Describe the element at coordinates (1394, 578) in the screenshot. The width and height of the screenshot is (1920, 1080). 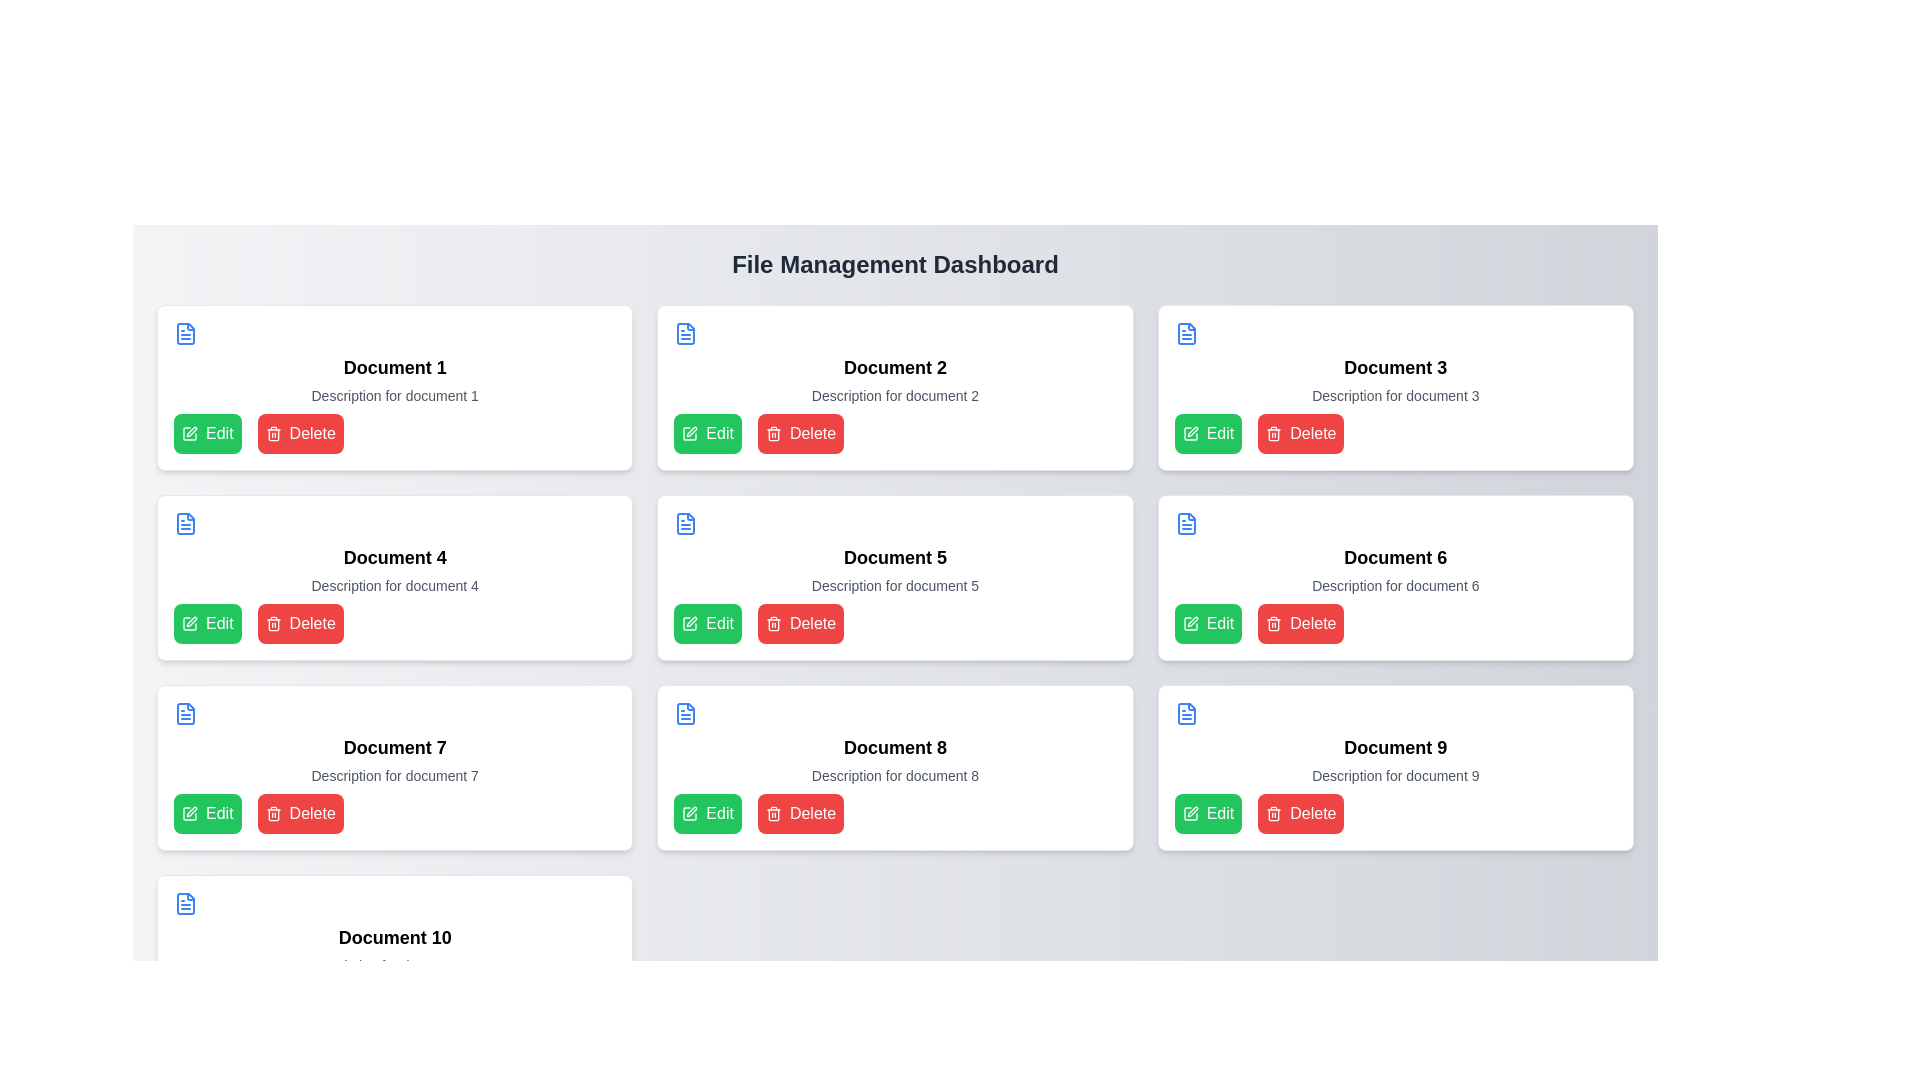
I see `the card representing an item in the document management grid, located in the second row and third column, following the card for 'Document 5'` at that location.